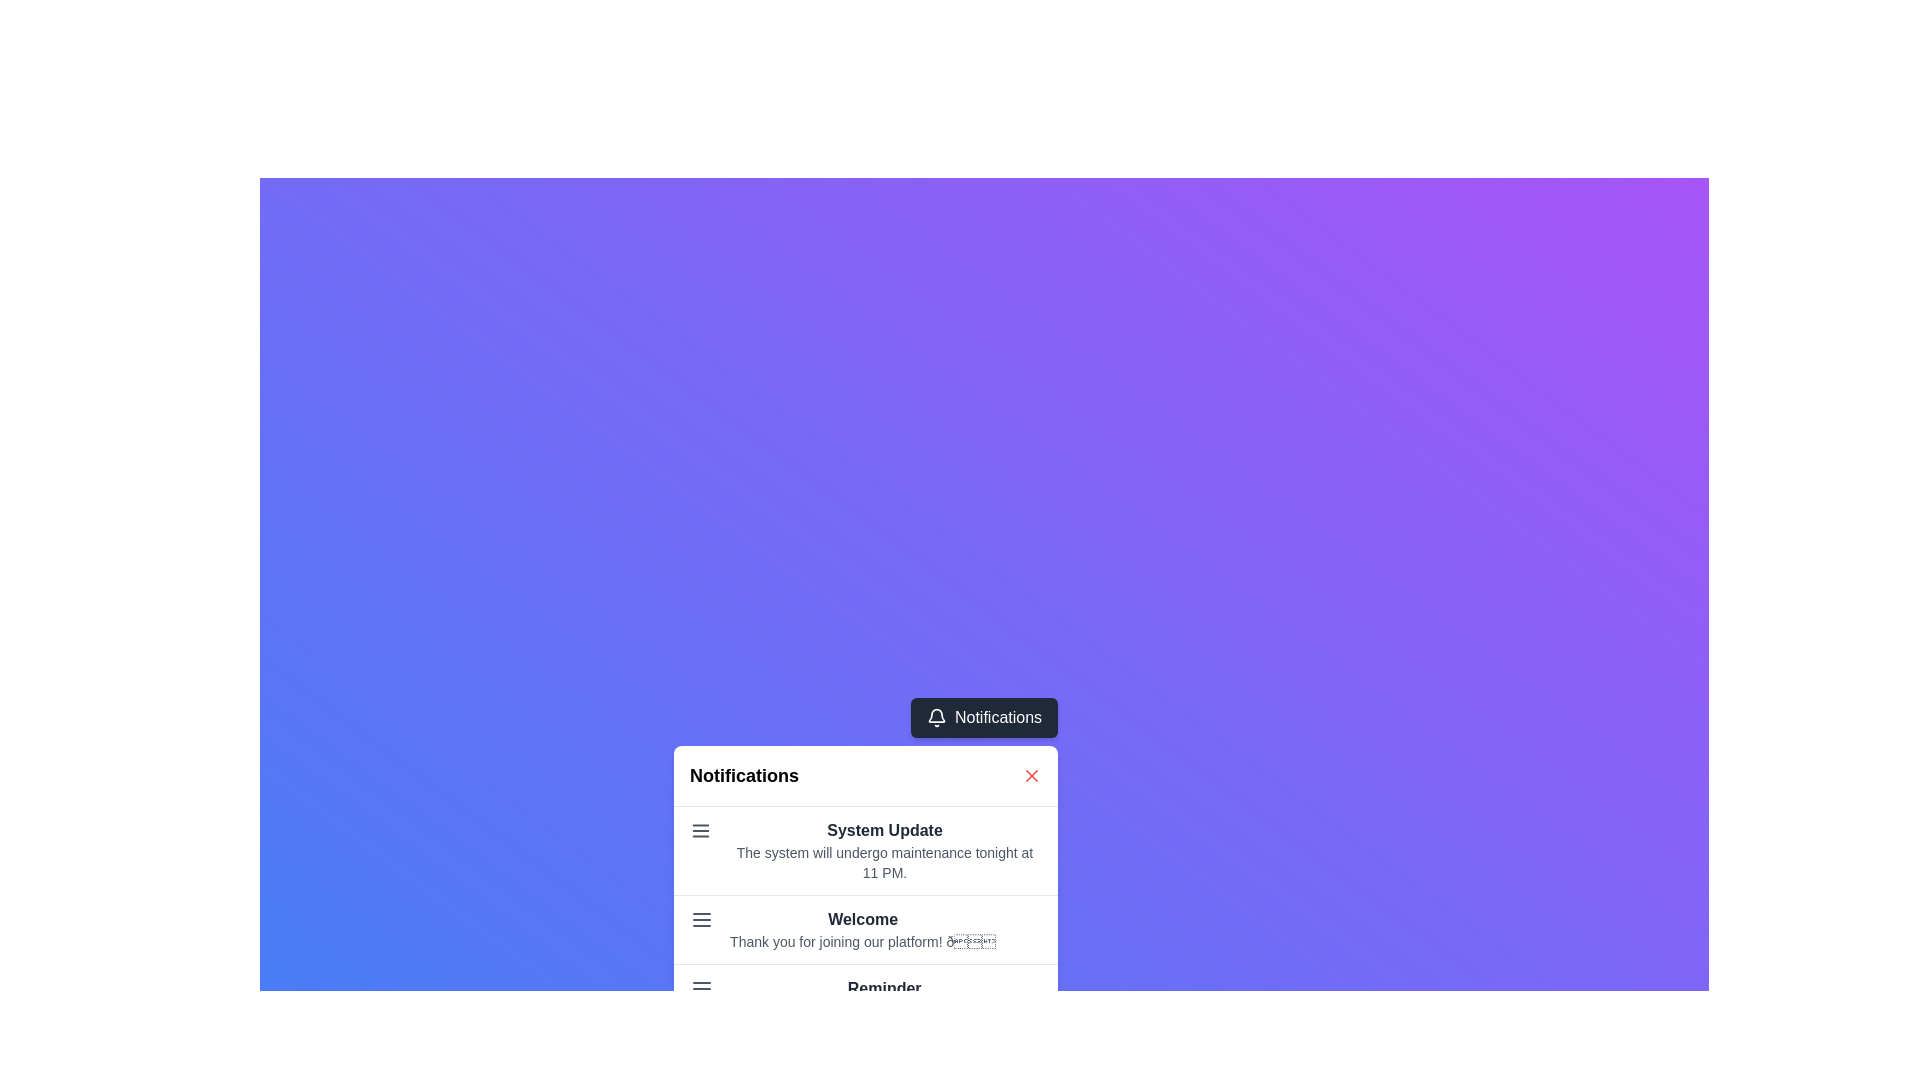  What do you see at coordinates (702, 987) in the screenshot?
I see `the icon to the left of the 'Reminder' text in the notification titled 'Reminder: Your meeting is scheduled for tomorrow at 10 AM'` at bounding box center [702, 987].